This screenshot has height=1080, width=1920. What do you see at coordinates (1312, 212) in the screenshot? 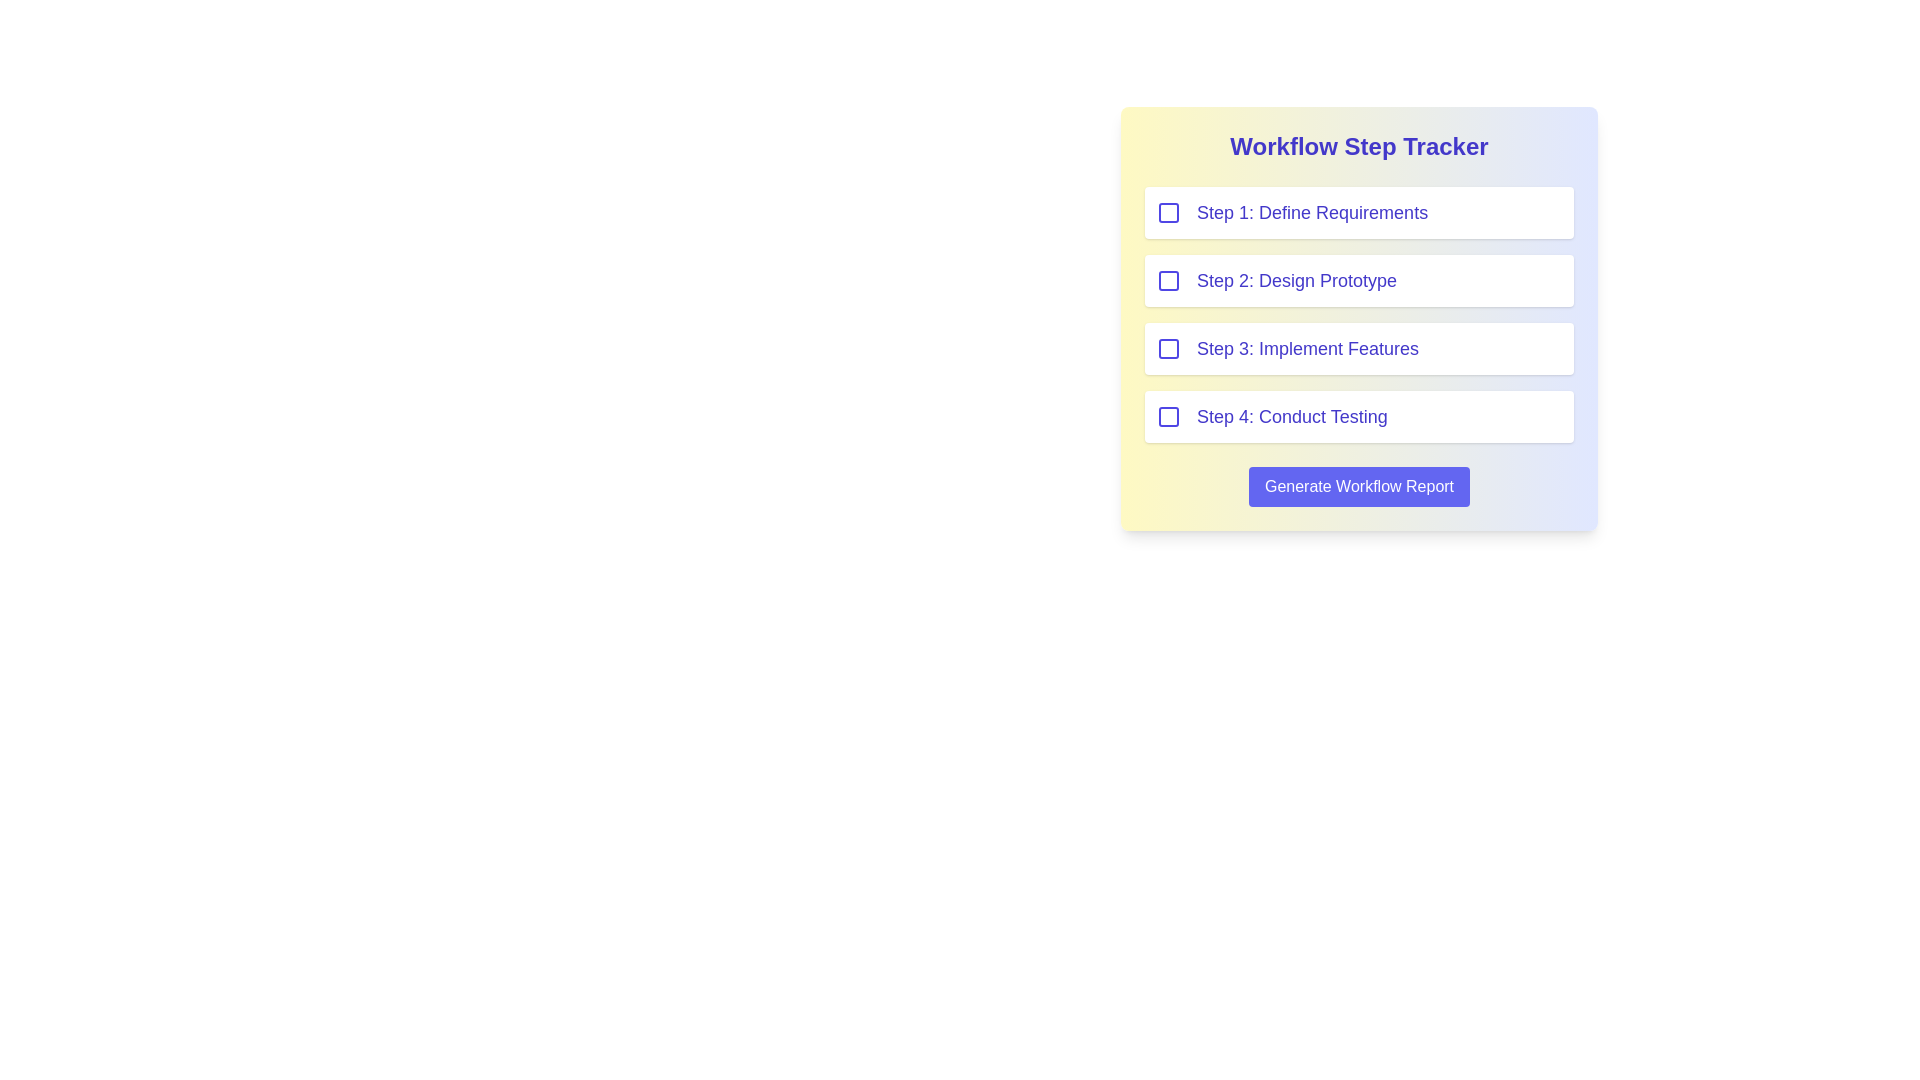
I see `the text label describing the first step in the workflow process, located in the 'Workflow Step Tracker' panel` at bounding box center [1312, 212].